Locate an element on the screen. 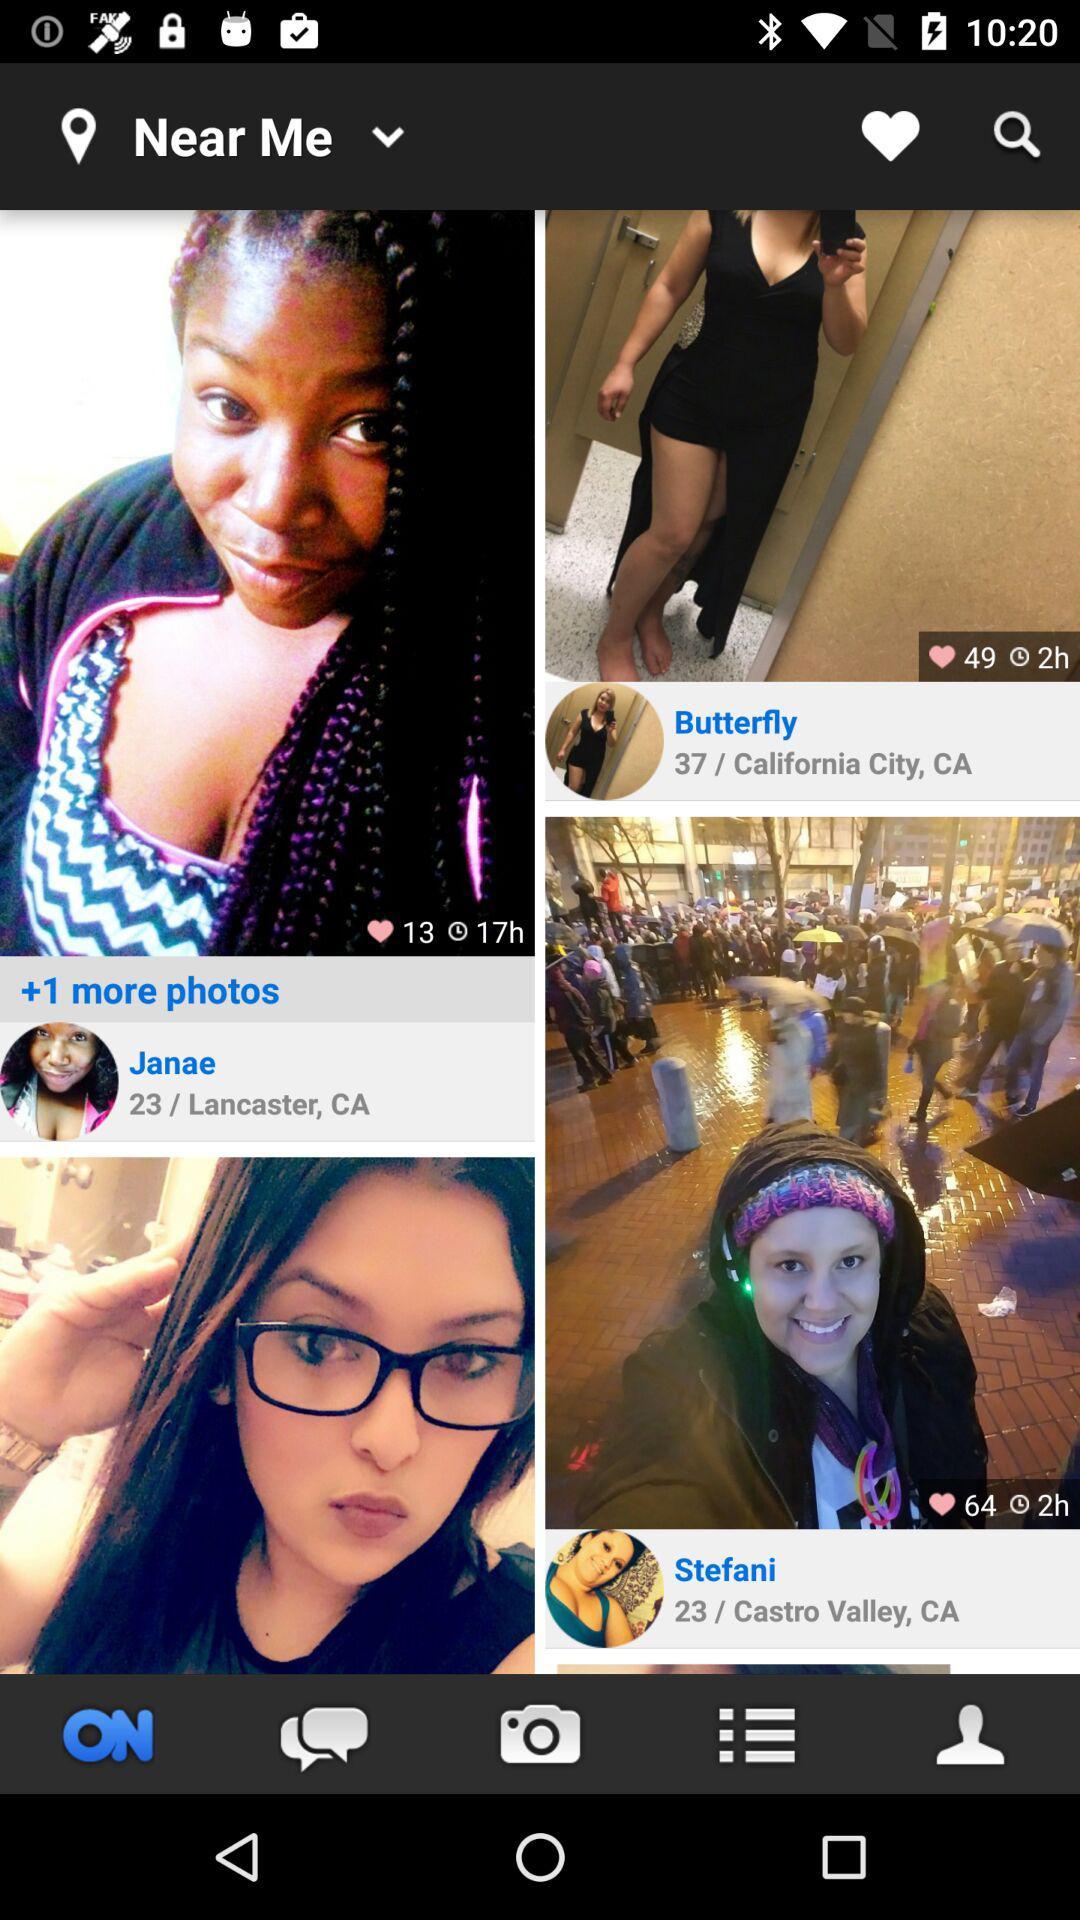 The image size is (1080, 1920). photo is located at coordinates (812, 1172).